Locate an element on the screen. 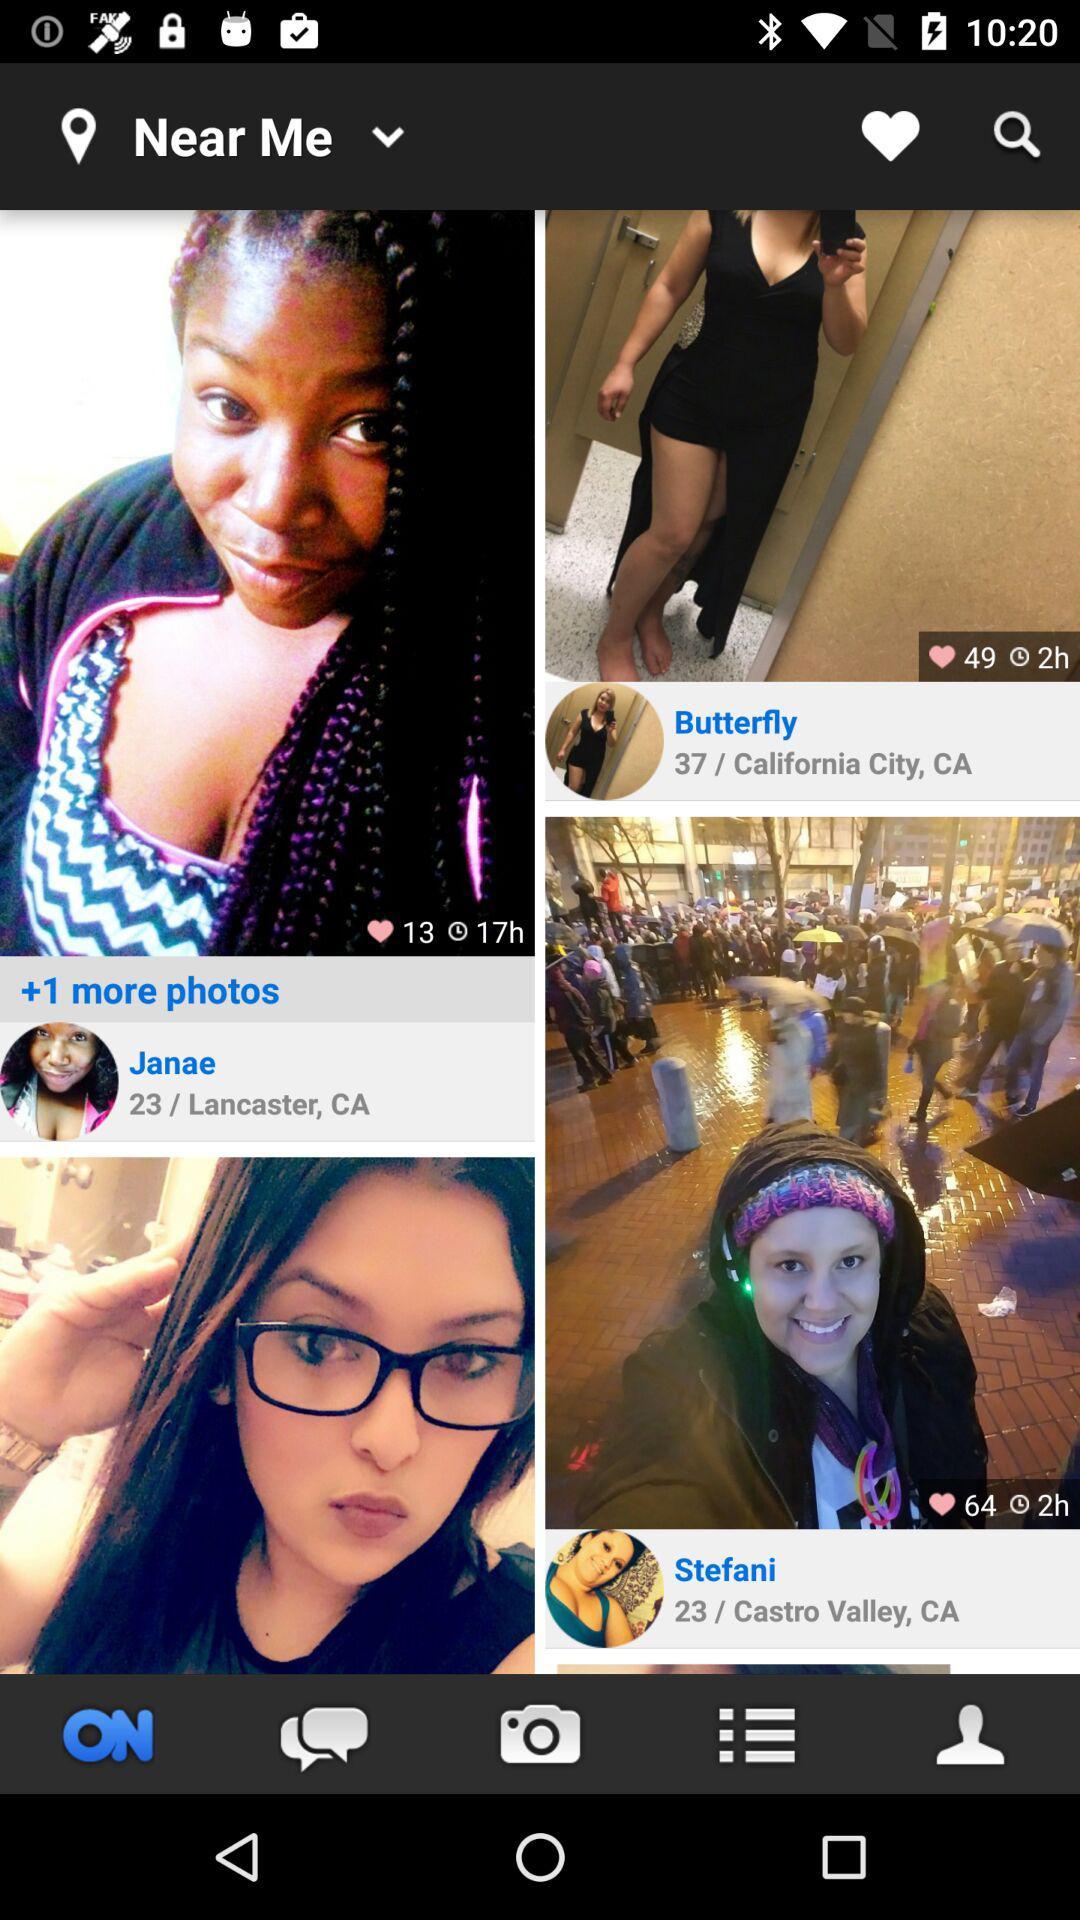 The image size is (1080, 1920). photo is located at coordinates (812, 1172).